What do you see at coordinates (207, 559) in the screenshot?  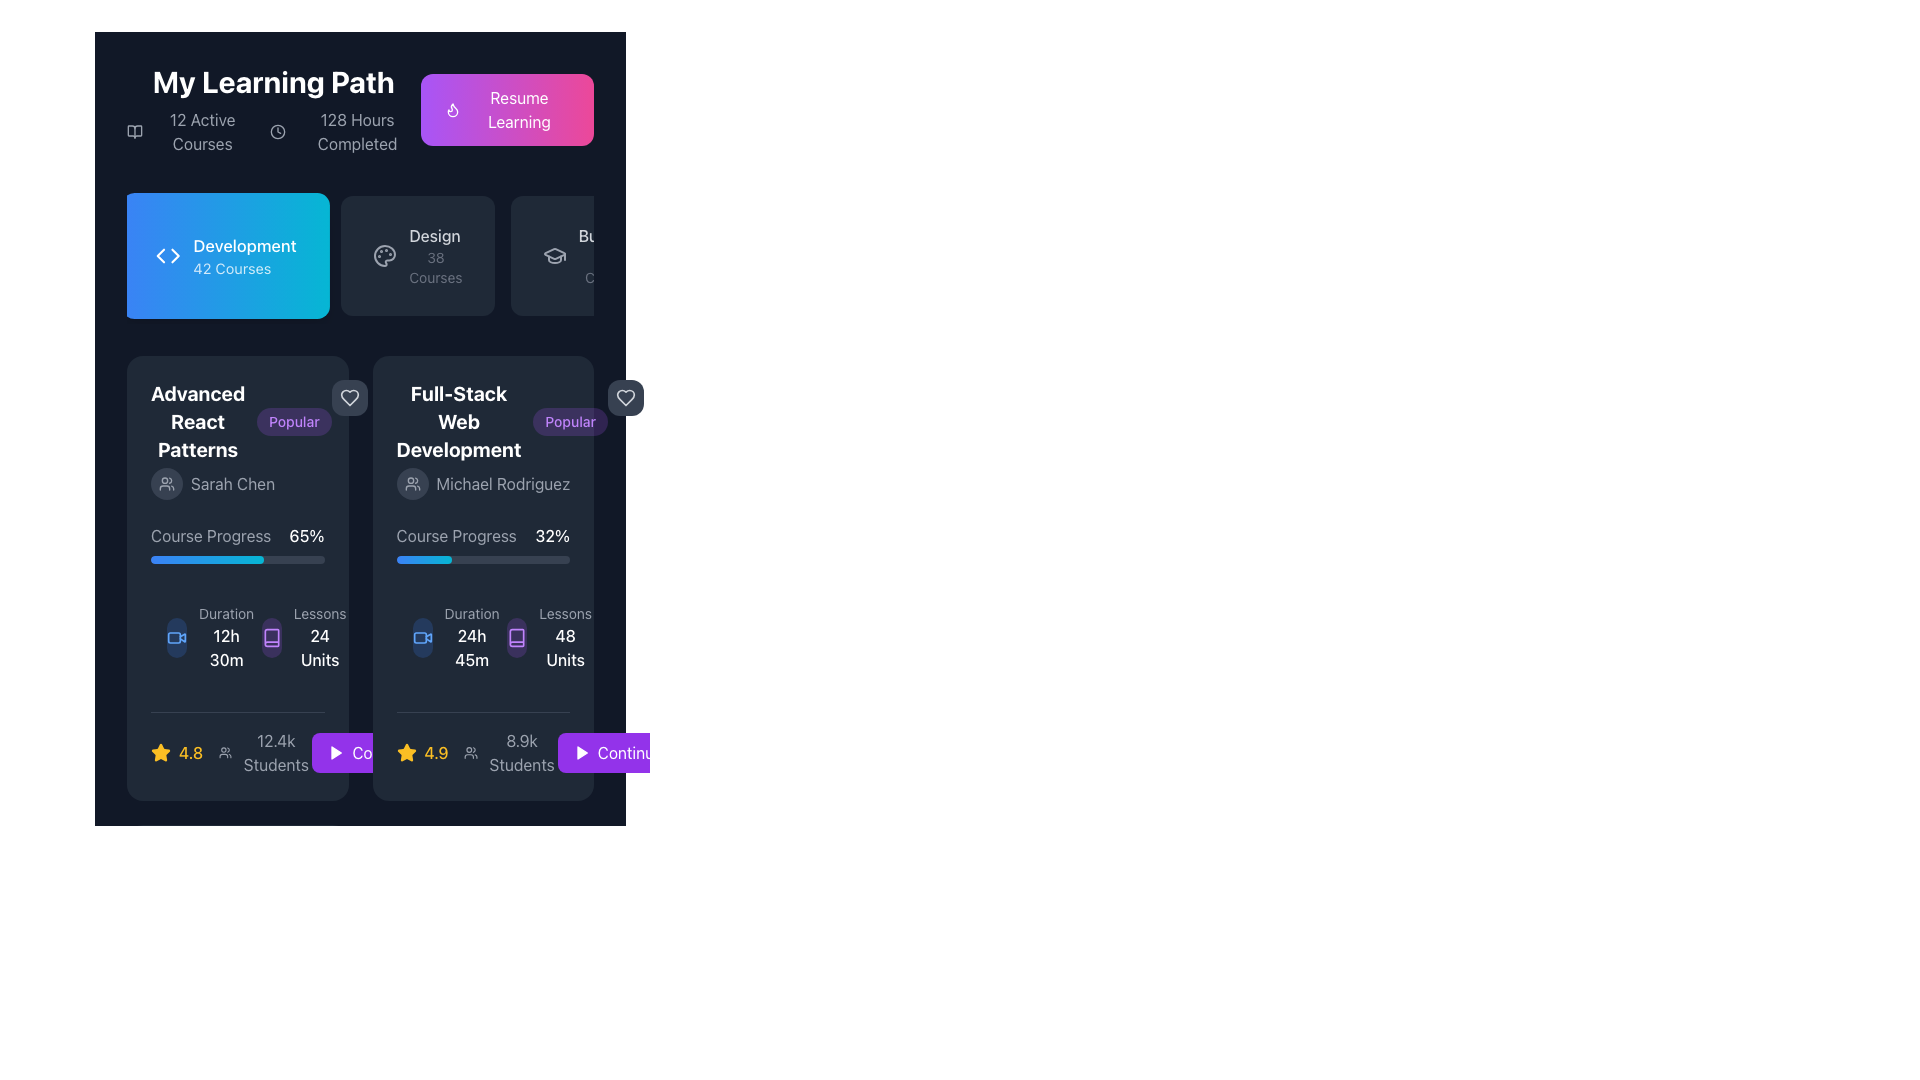 I see `the visual progress level of the horizontal progress bar with a gradient color transitioning from blue to cyan, located within the 'Course Progress' section of the 'Full-Stack Web Development' course card` at bounding box center [207, 559].